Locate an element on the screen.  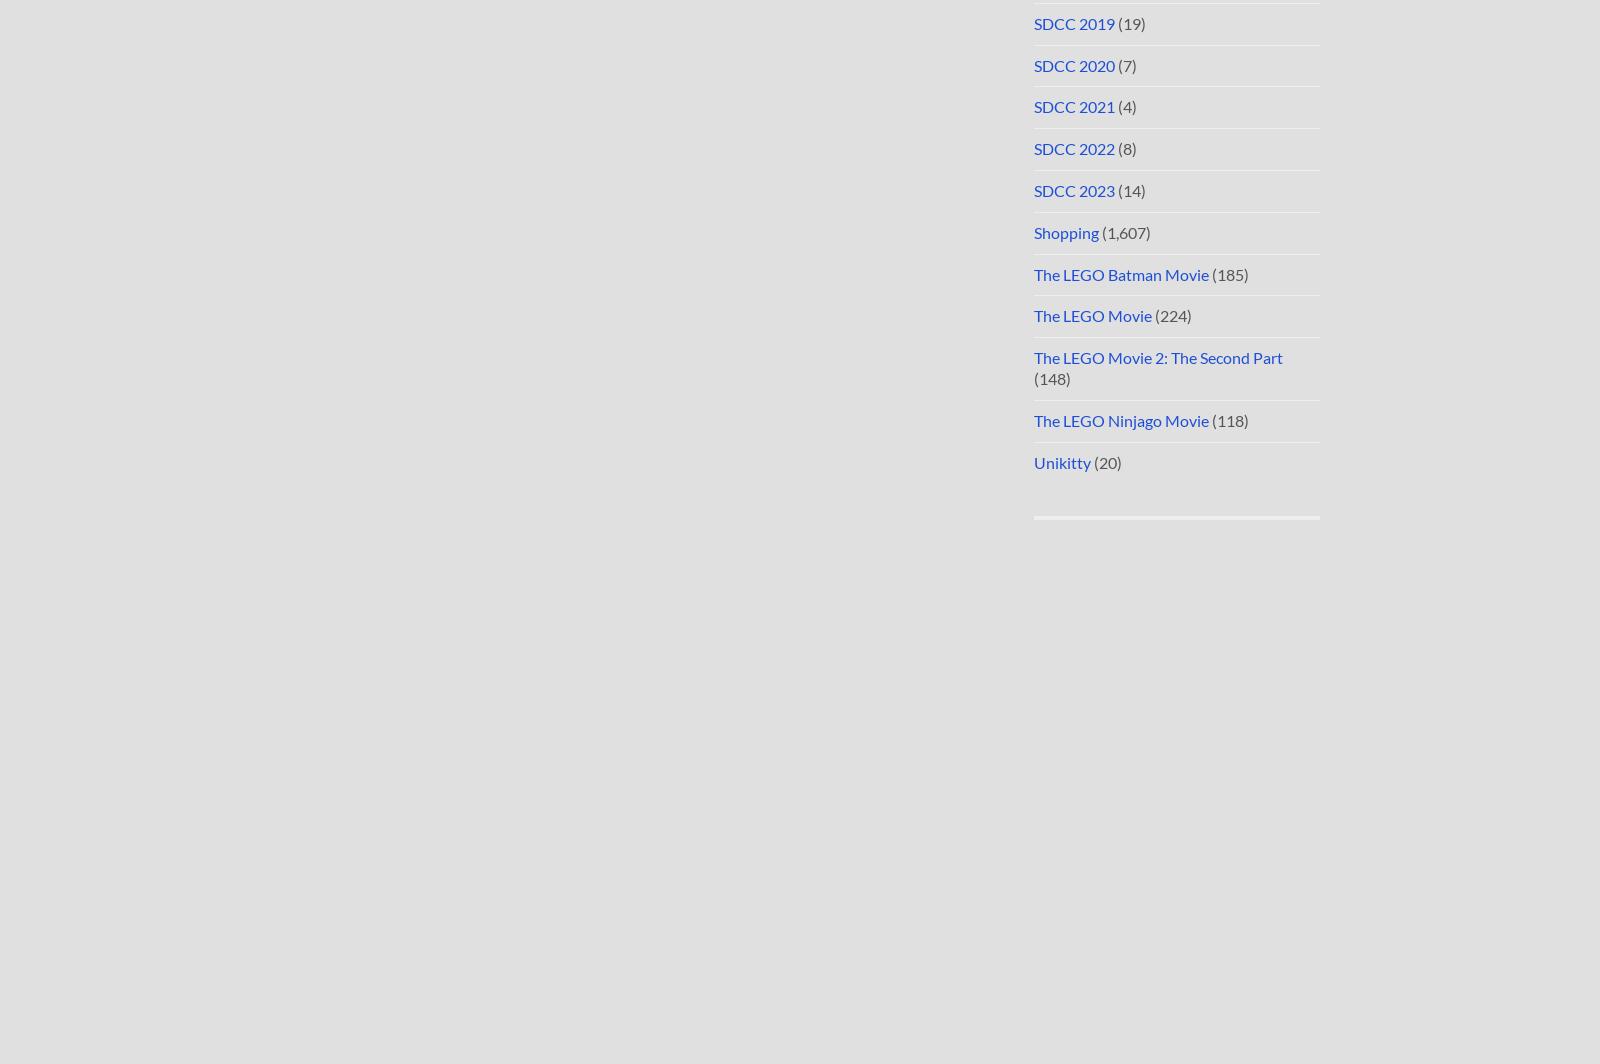
'SDCC 2022' is located at coordinates (1033, 148).